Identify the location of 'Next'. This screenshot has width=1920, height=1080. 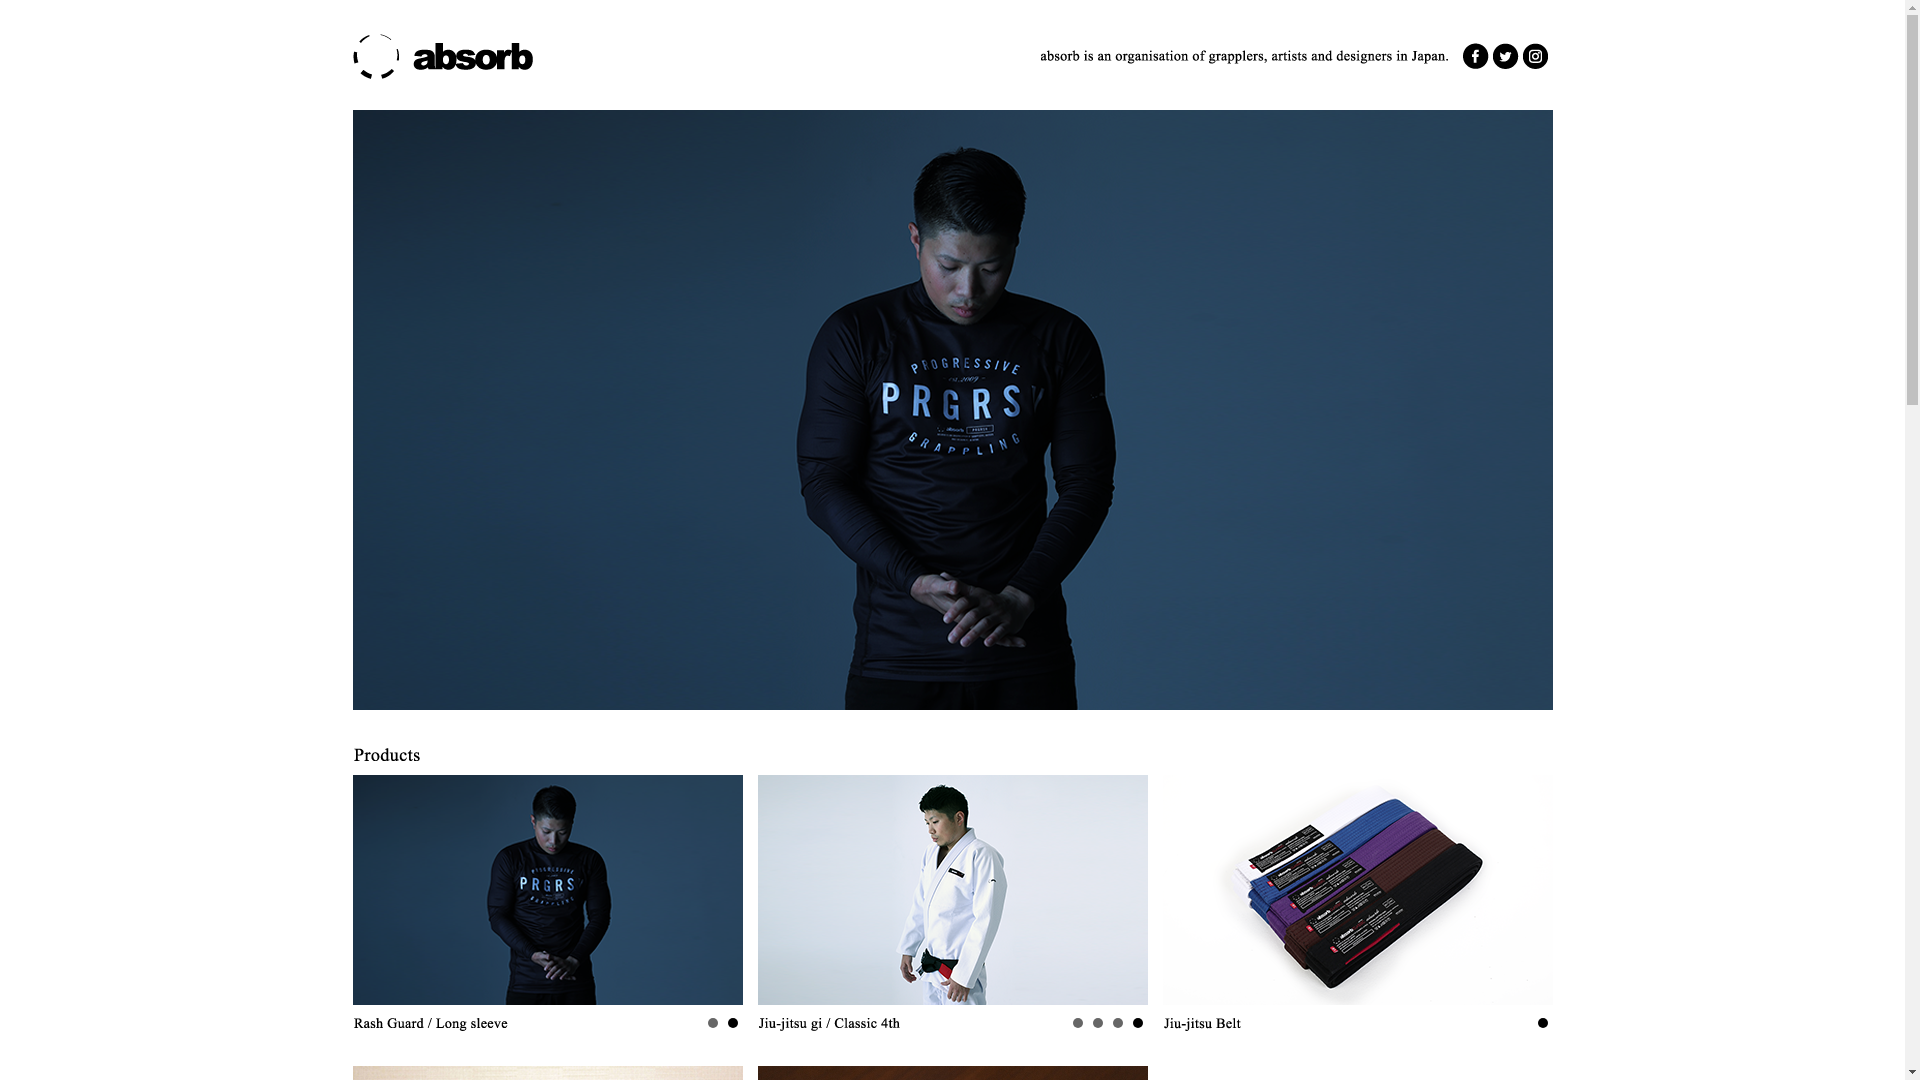
(700, 889).